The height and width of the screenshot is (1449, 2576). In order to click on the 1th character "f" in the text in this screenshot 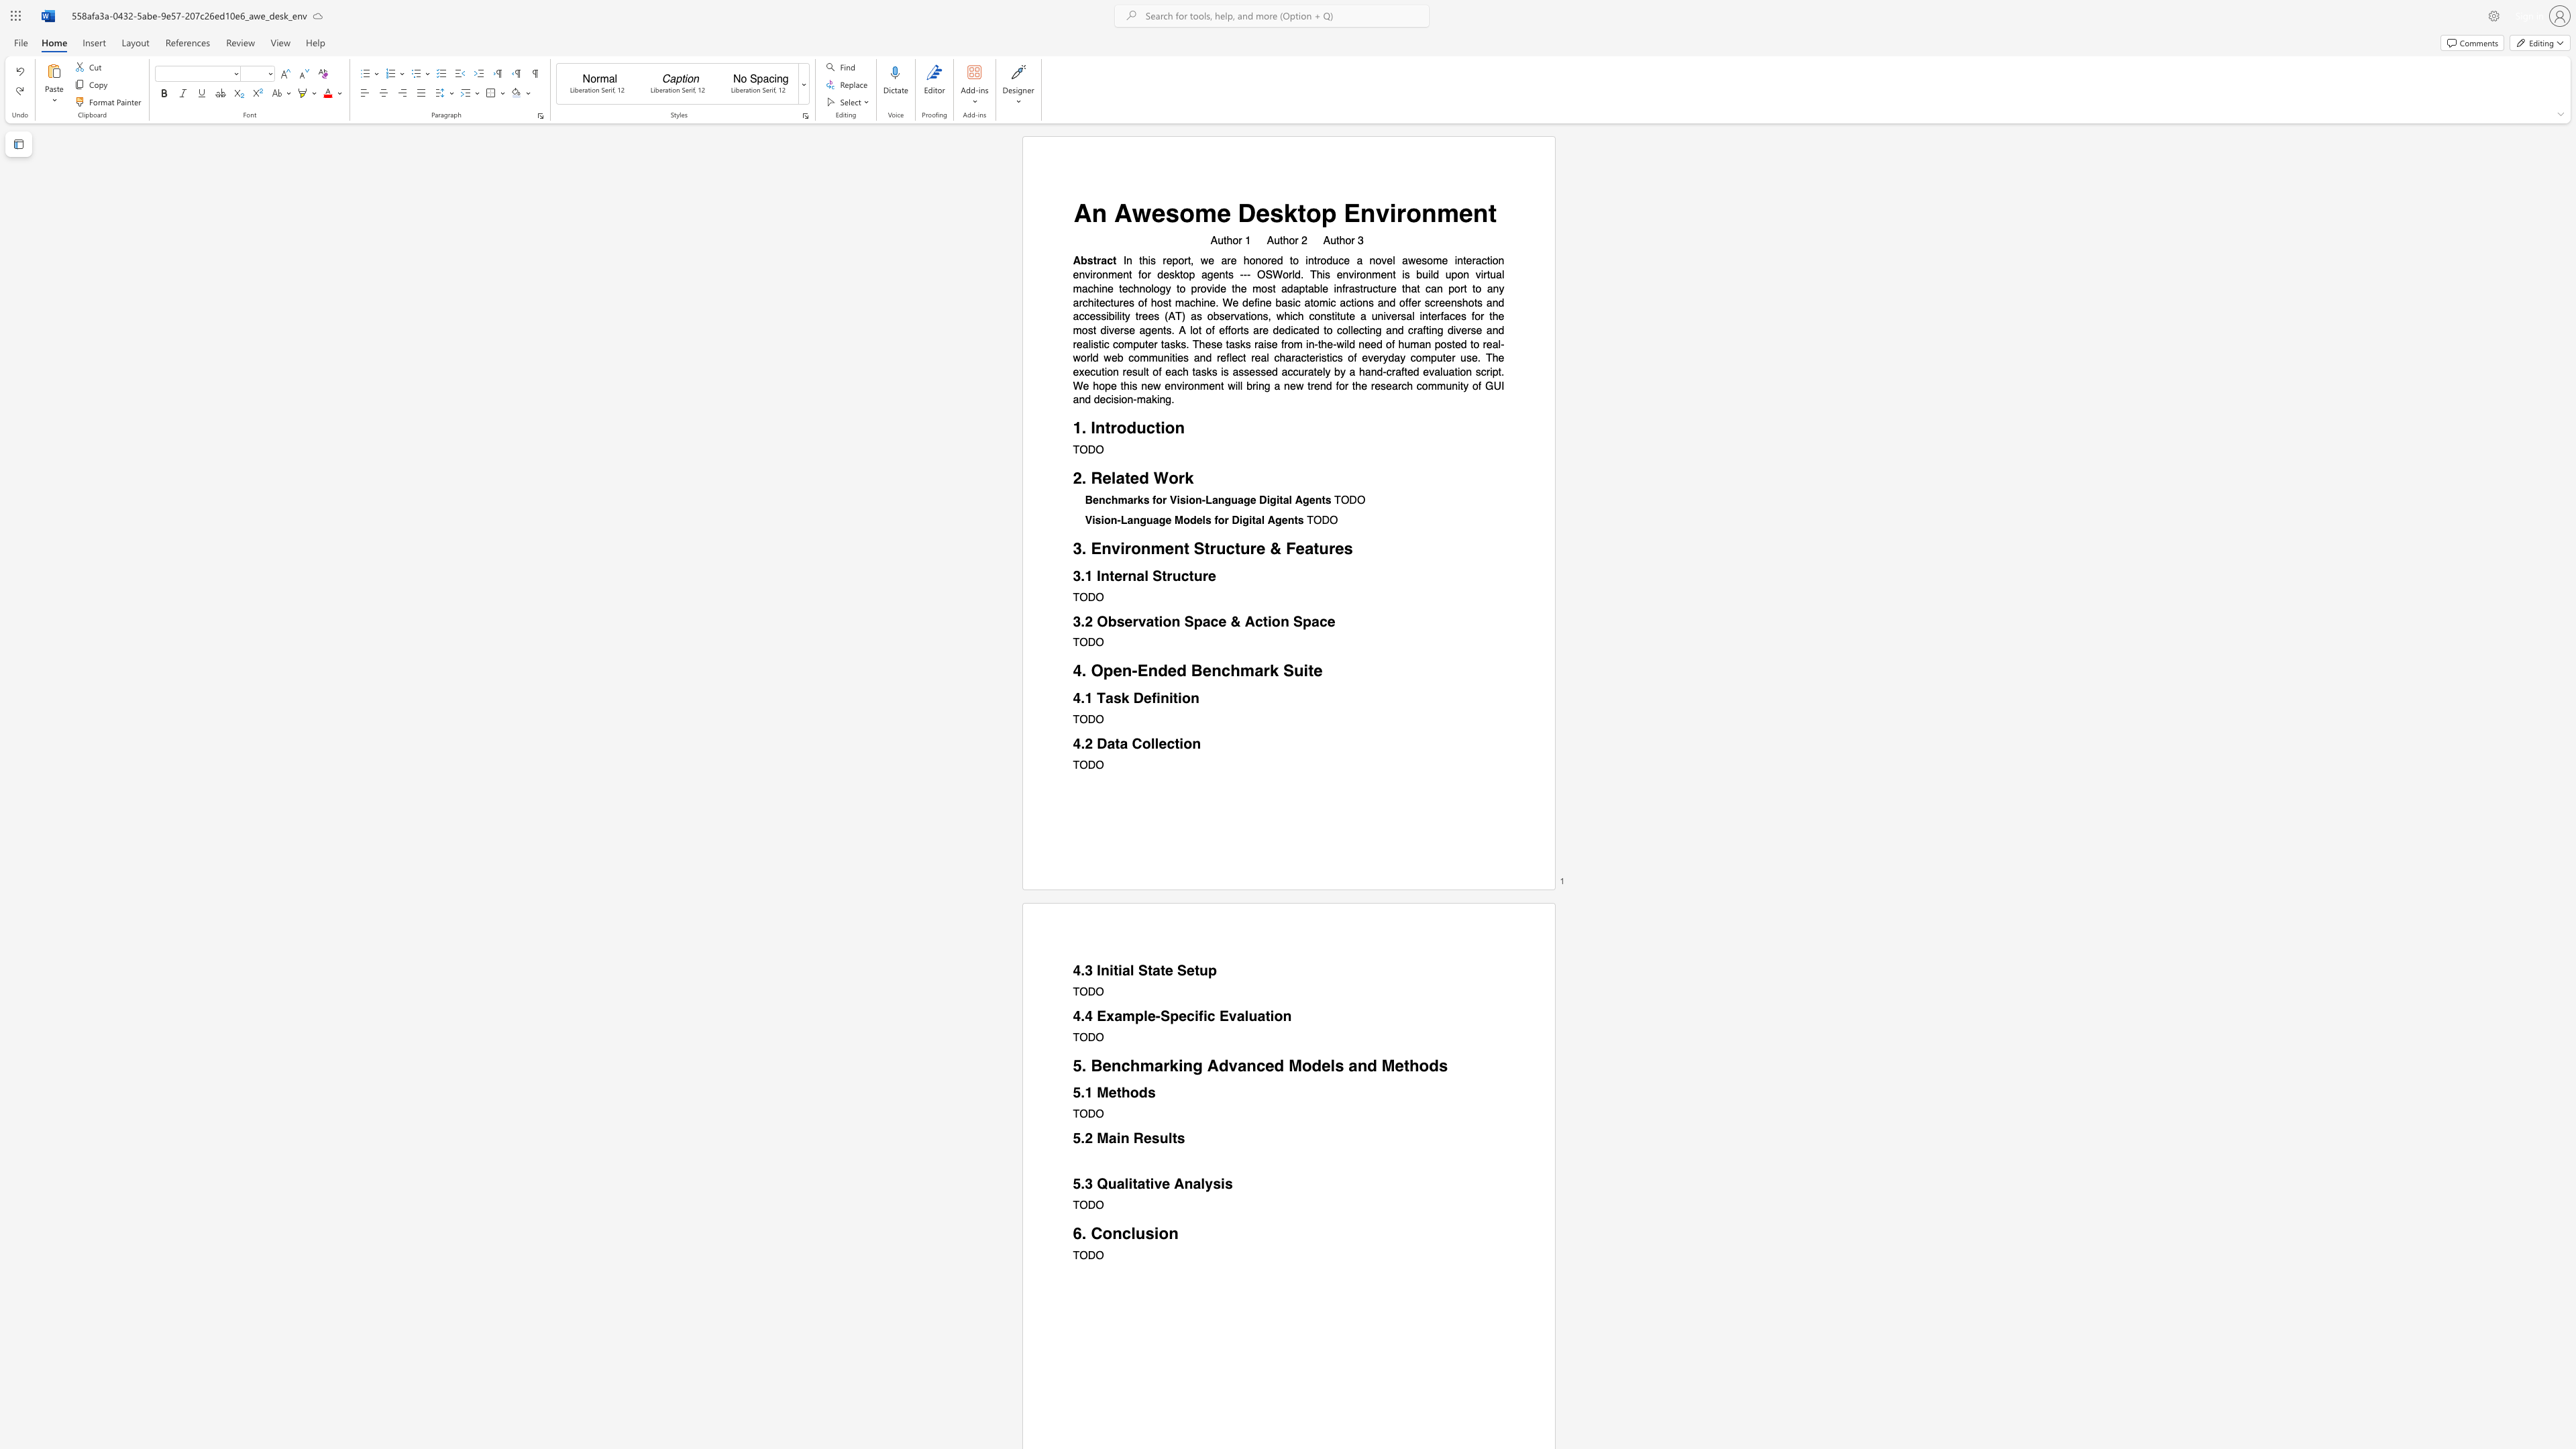, I will do `click(1153, 697)`.